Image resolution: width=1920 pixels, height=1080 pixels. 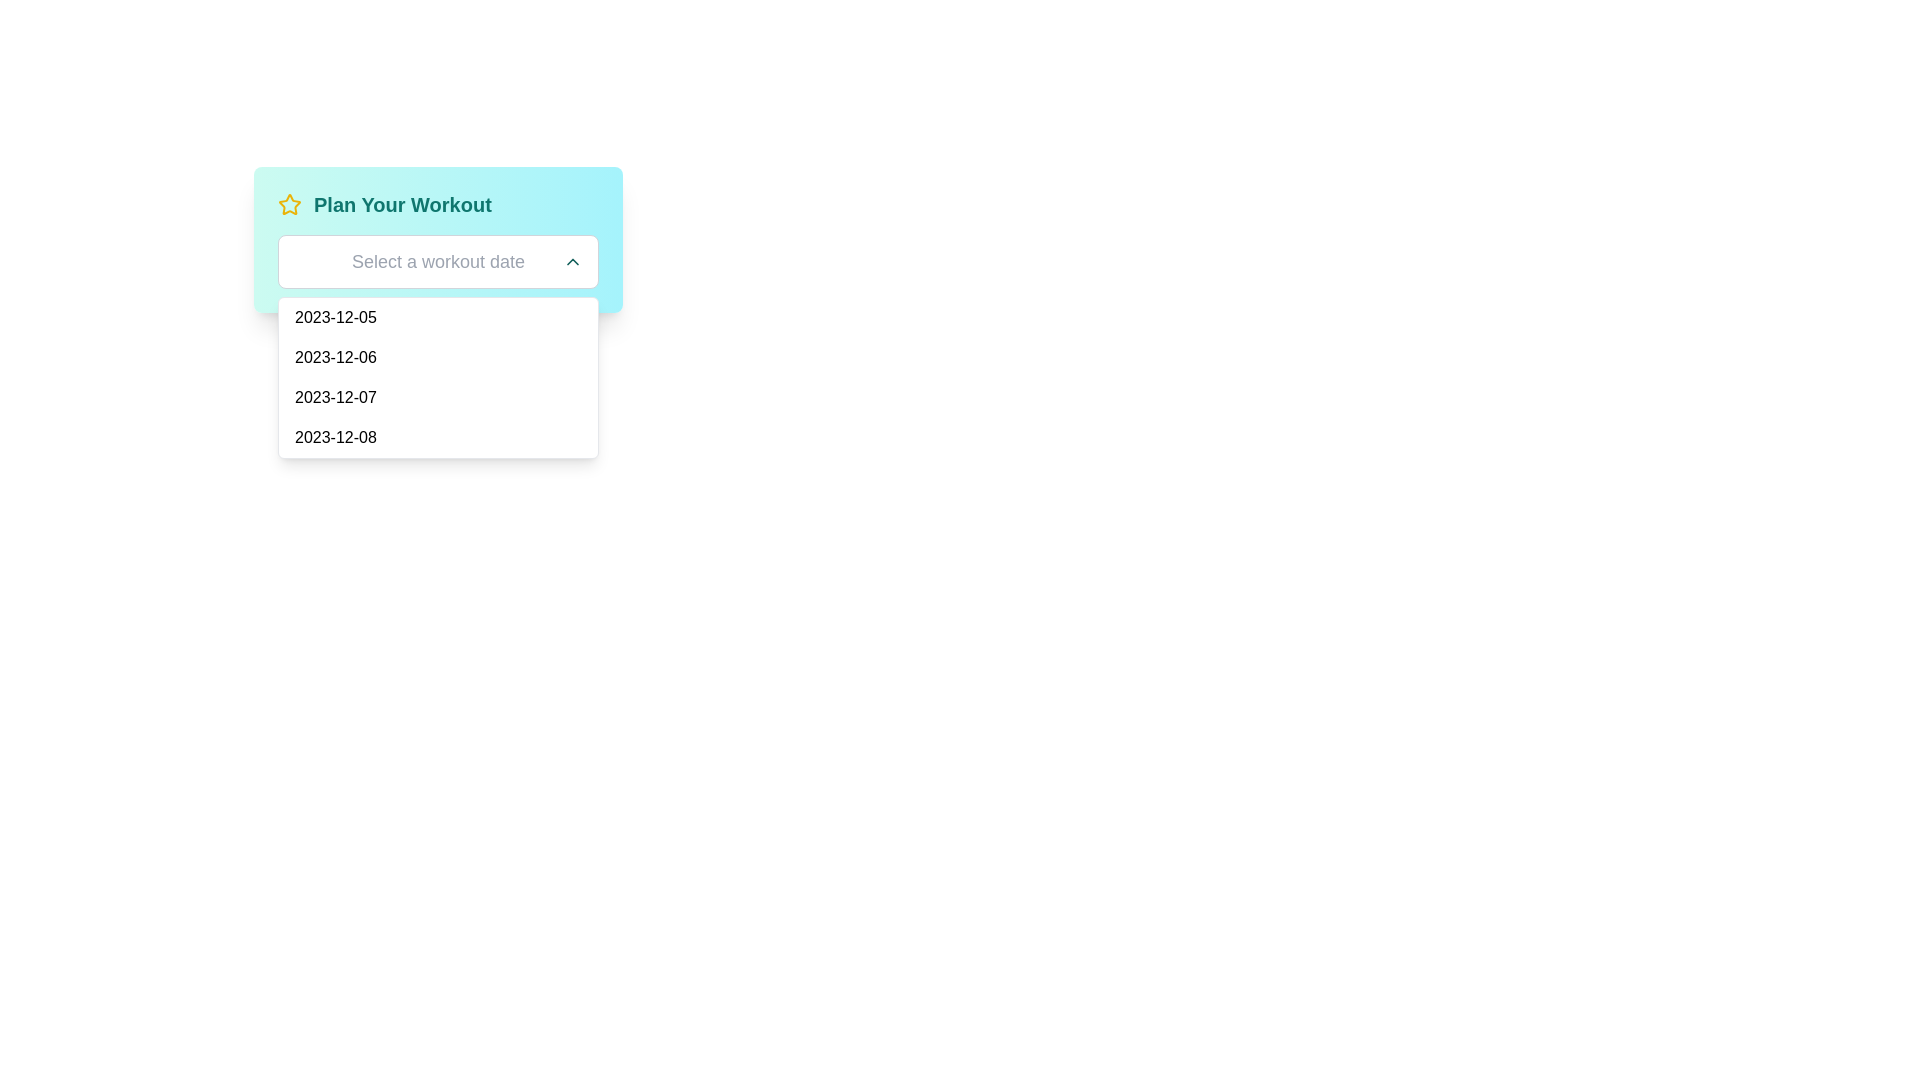 I want to click on the upward-pointing chevron icon button within the date picker component, positioned to the right of the 'Select a workout date' input field, so click(x=571, y=261).